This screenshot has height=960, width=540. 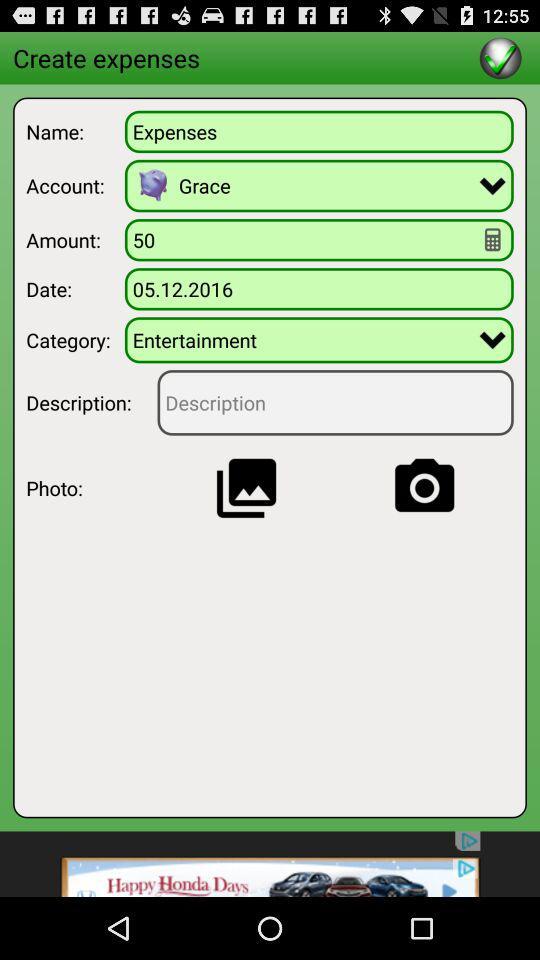 I want to click on camera opption, so click(x=423, y=487).